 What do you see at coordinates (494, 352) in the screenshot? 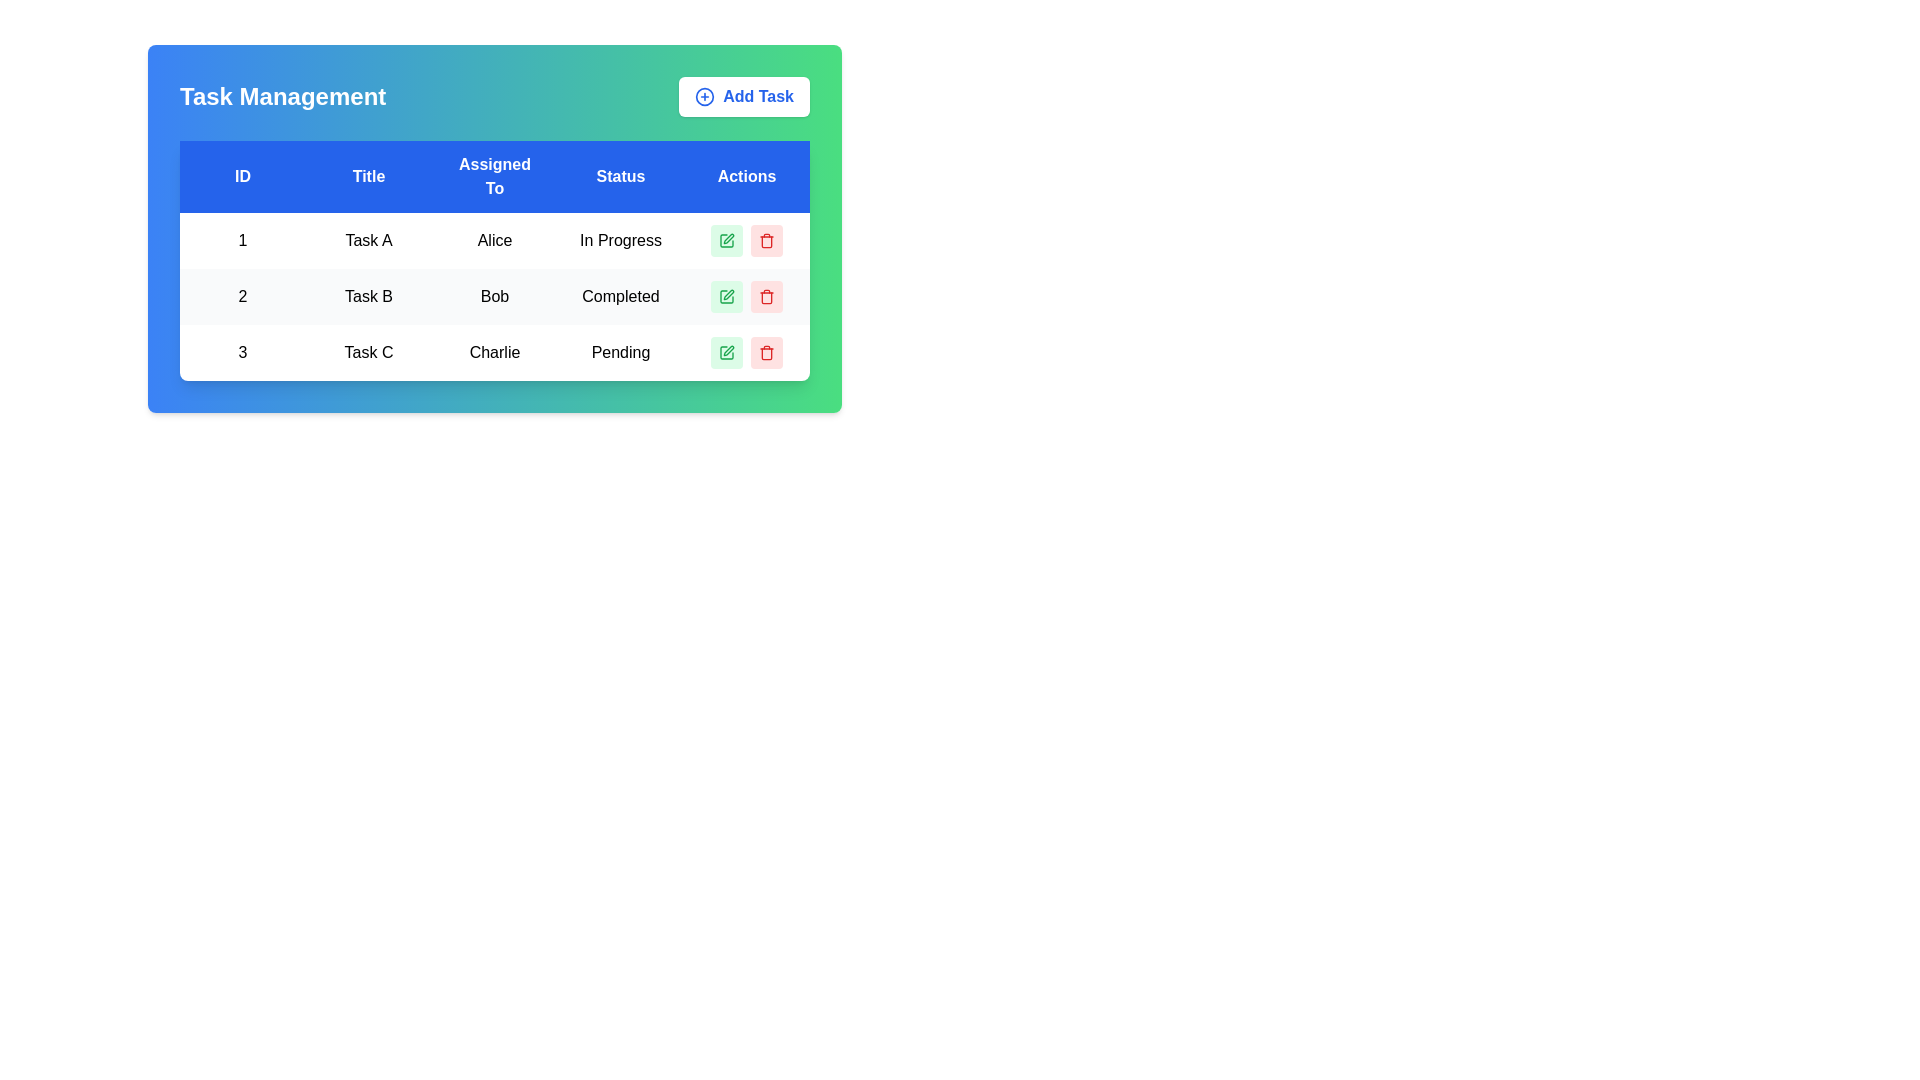
I see `the static text label 'Charlie' in the third row under the 'Assigned To' column, which indicates the person assigned to the task` at bounding box center [494, 352].